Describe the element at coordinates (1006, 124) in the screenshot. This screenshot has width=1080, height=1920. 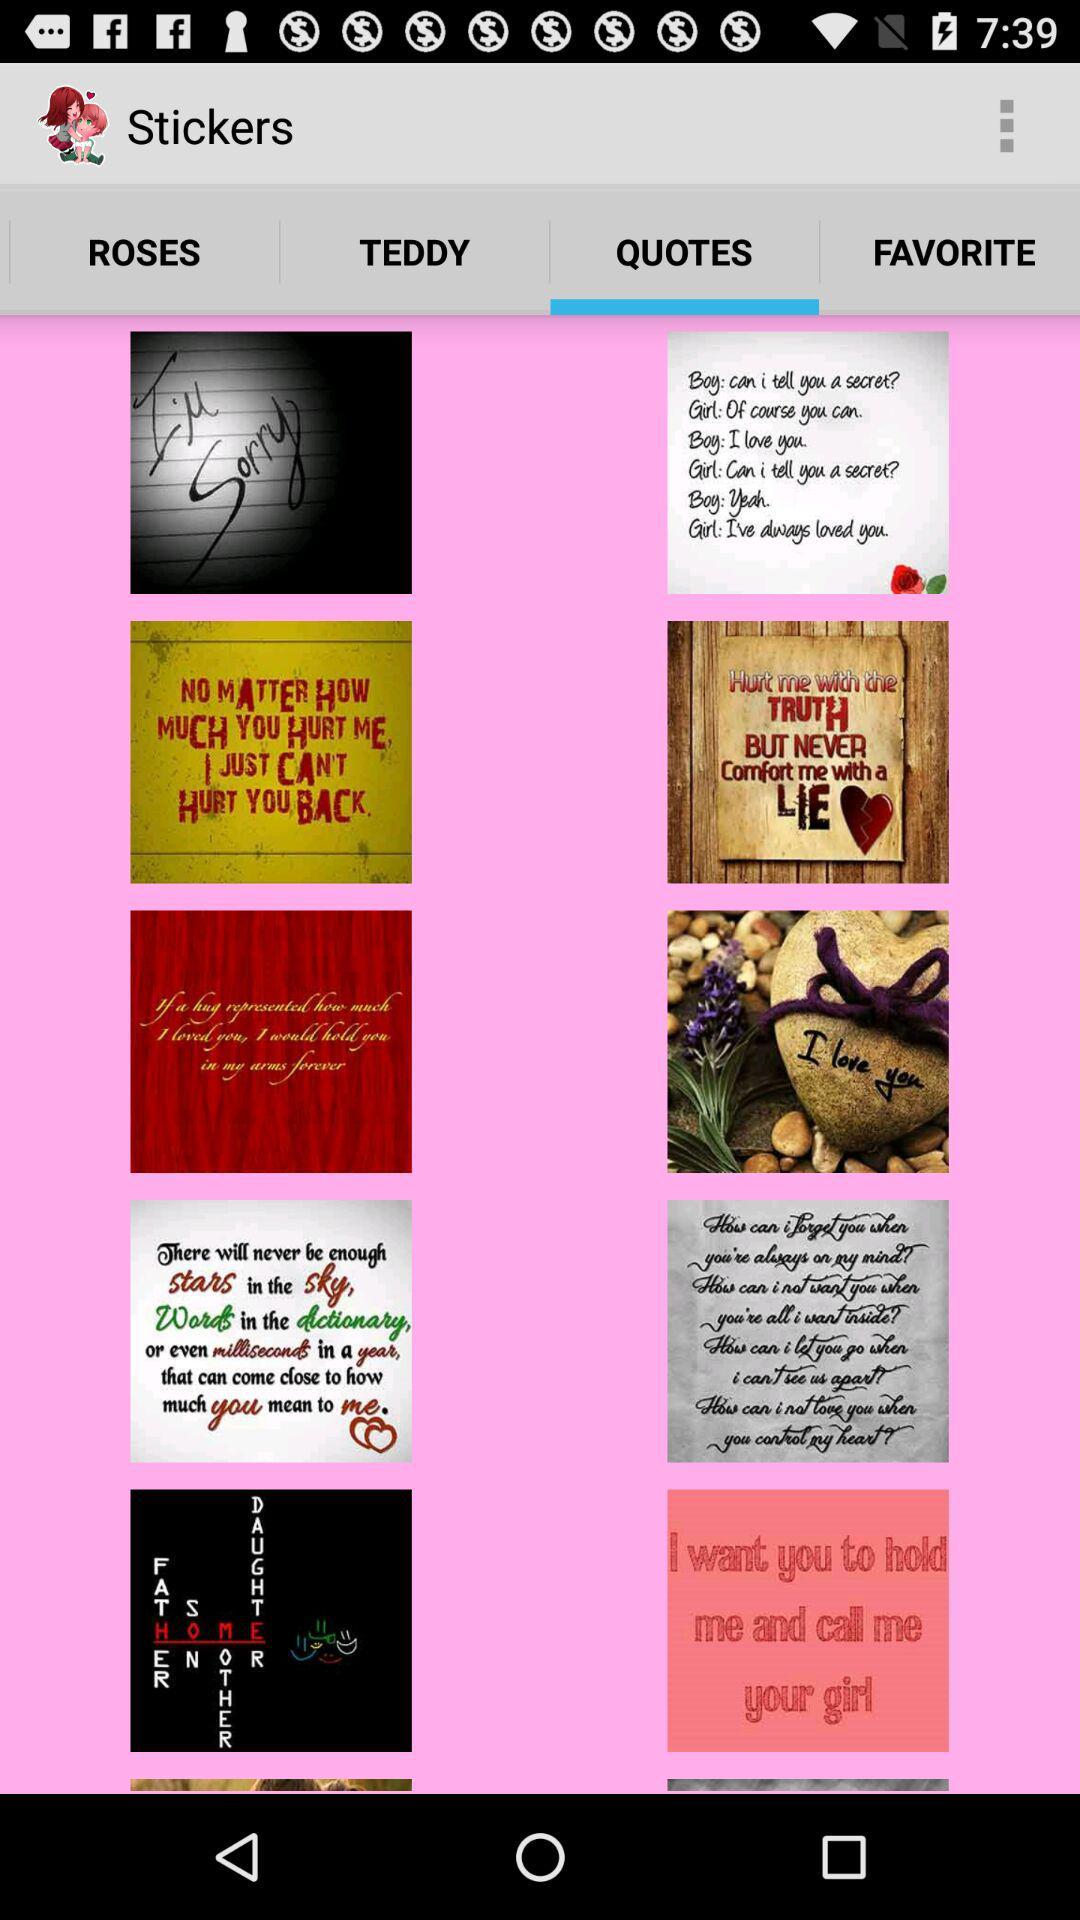
I see `the item to the right of the stickers icon` at that location.